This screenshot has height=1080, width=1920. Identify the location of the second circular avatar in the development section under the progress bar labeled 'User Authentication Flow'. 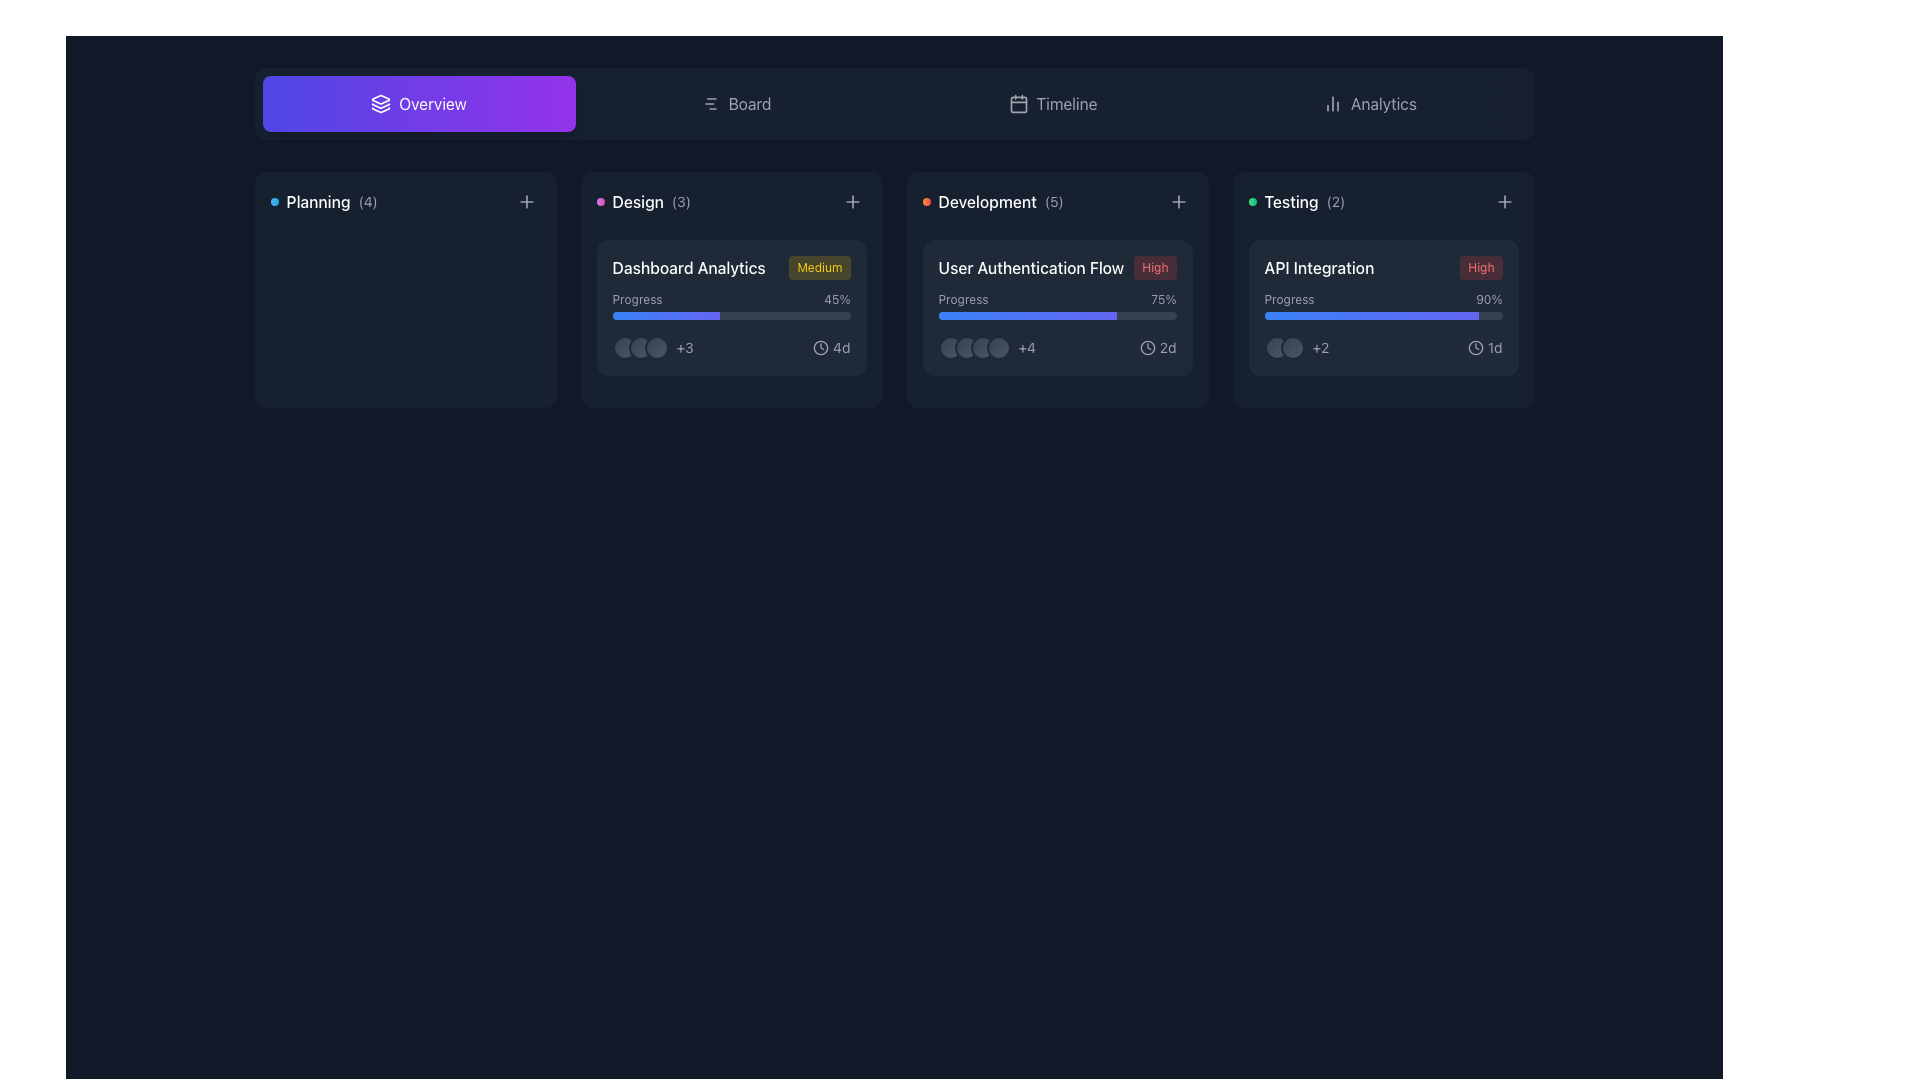
(966, 346).